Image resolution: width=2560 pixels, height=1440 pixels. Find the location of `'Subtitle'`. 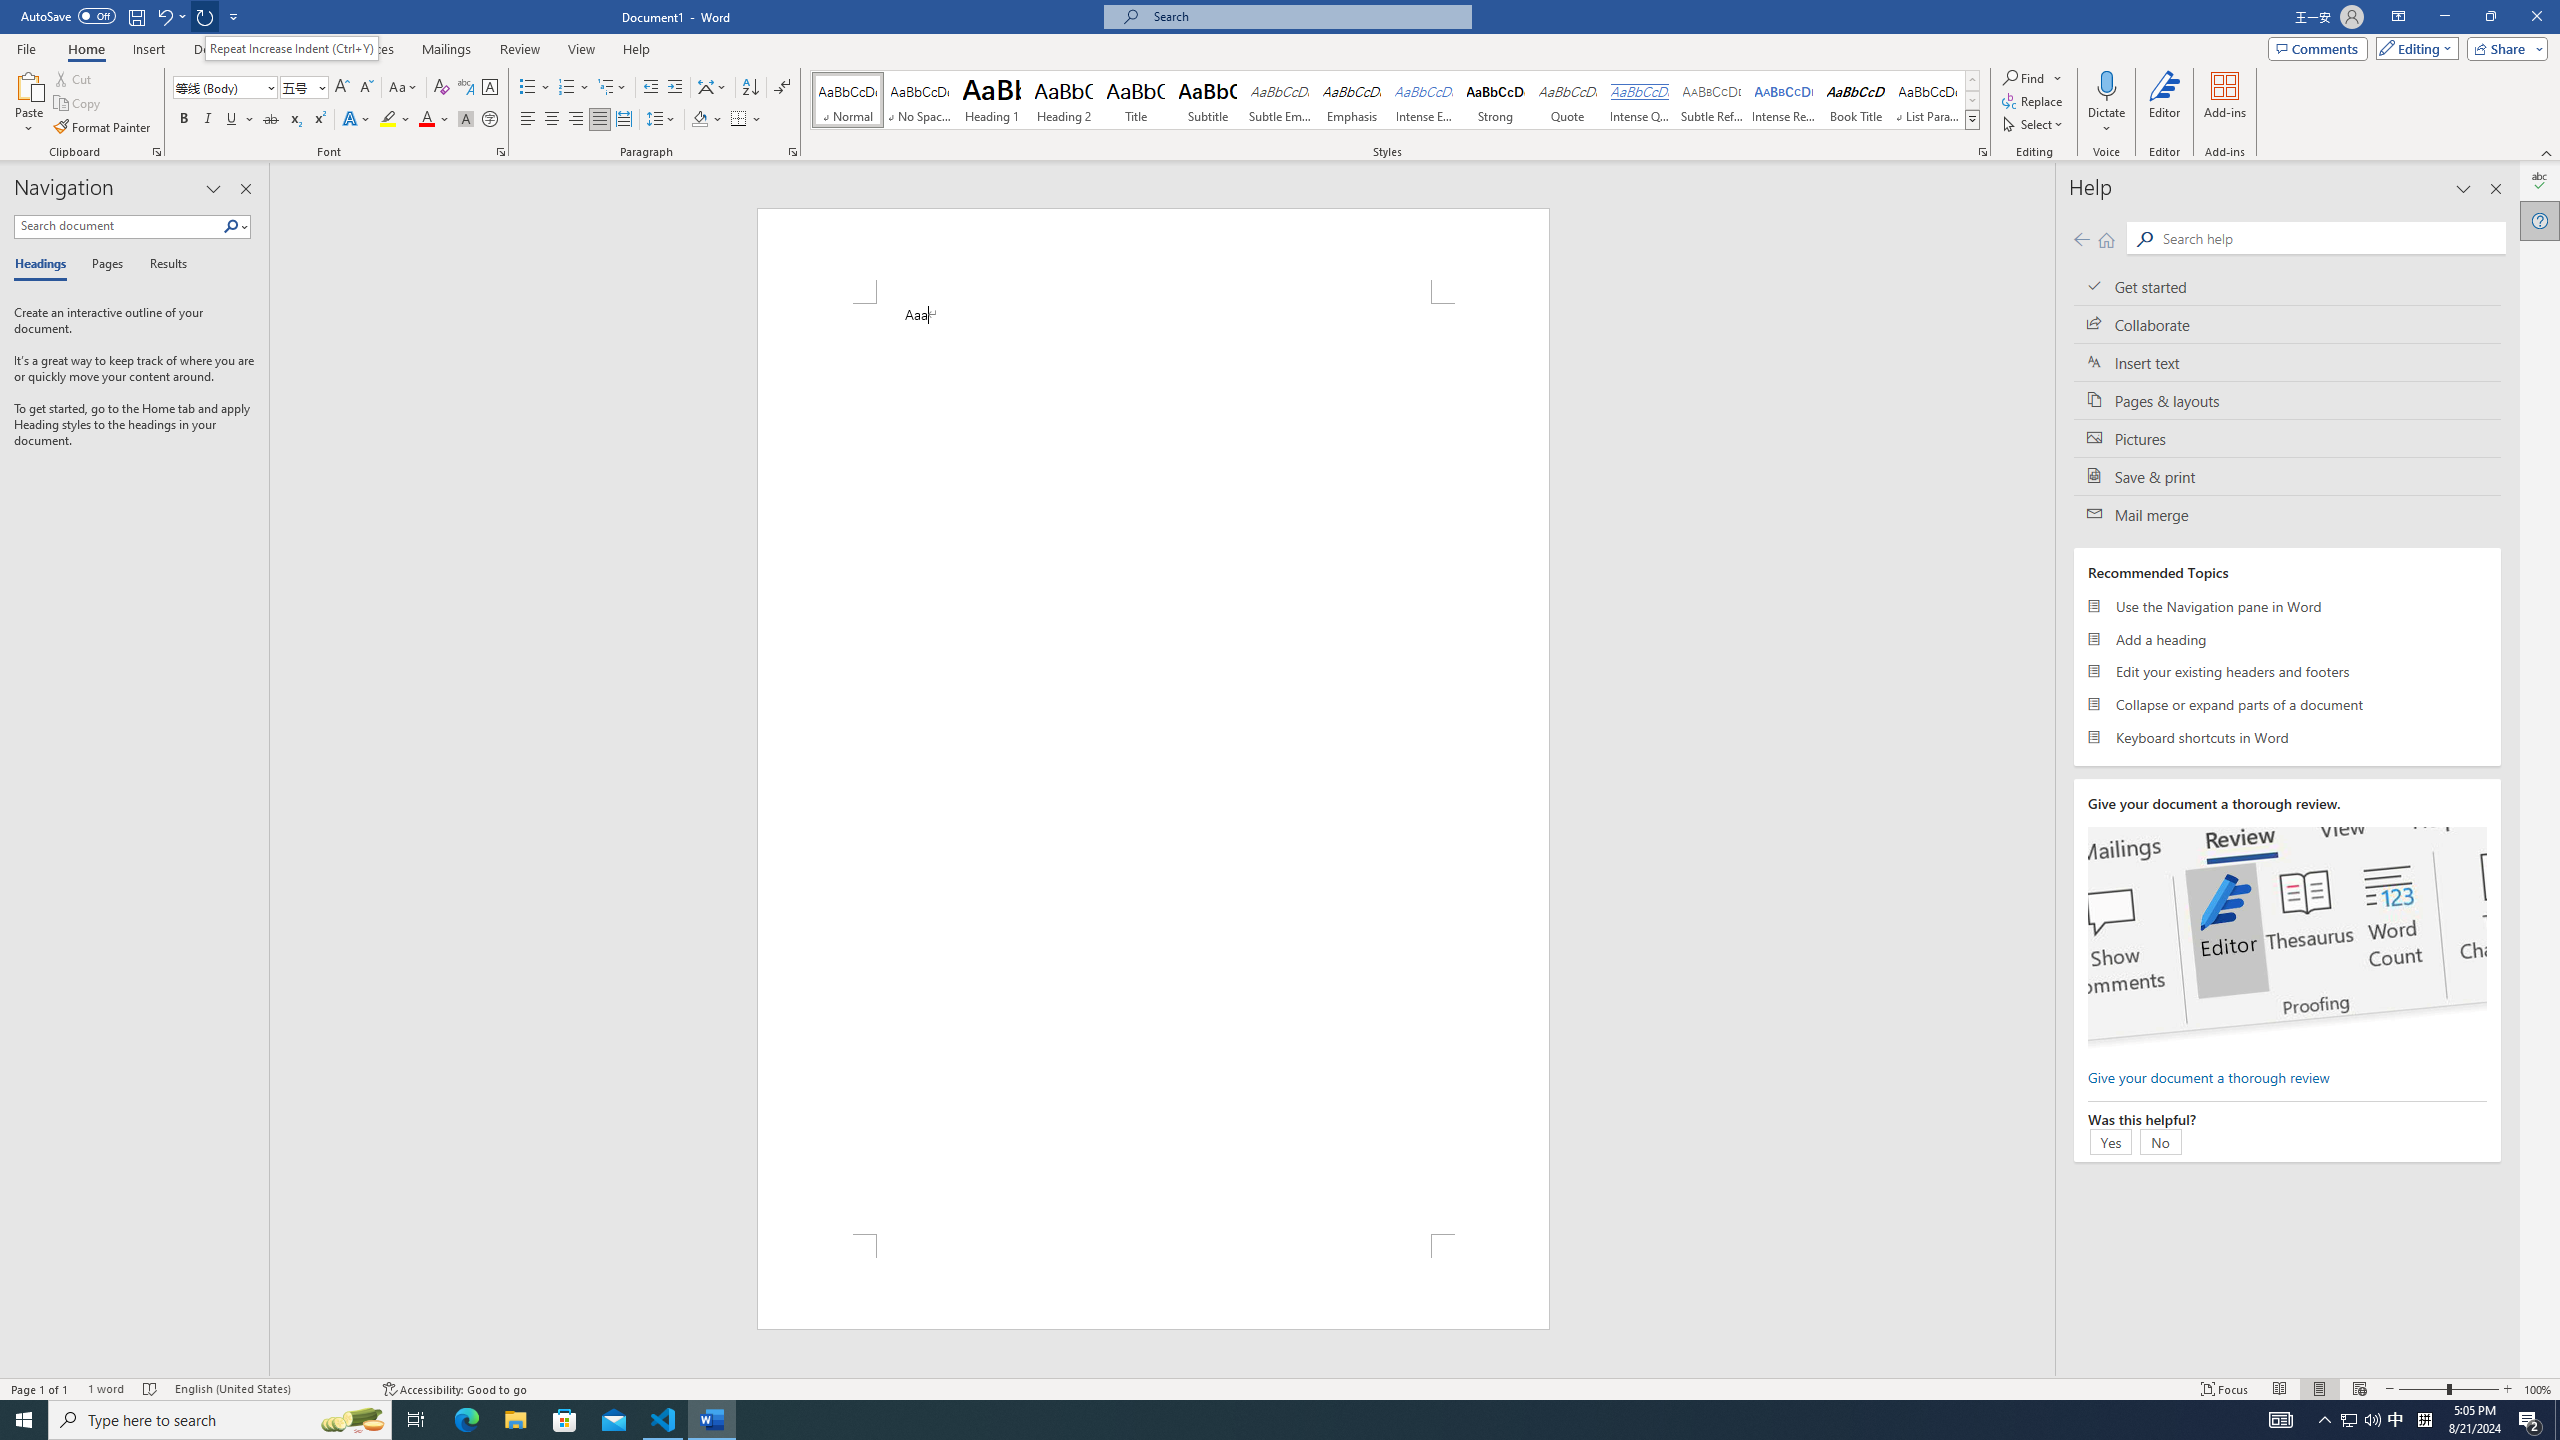

'Subtitle' is located at coordinates (1207, 99).